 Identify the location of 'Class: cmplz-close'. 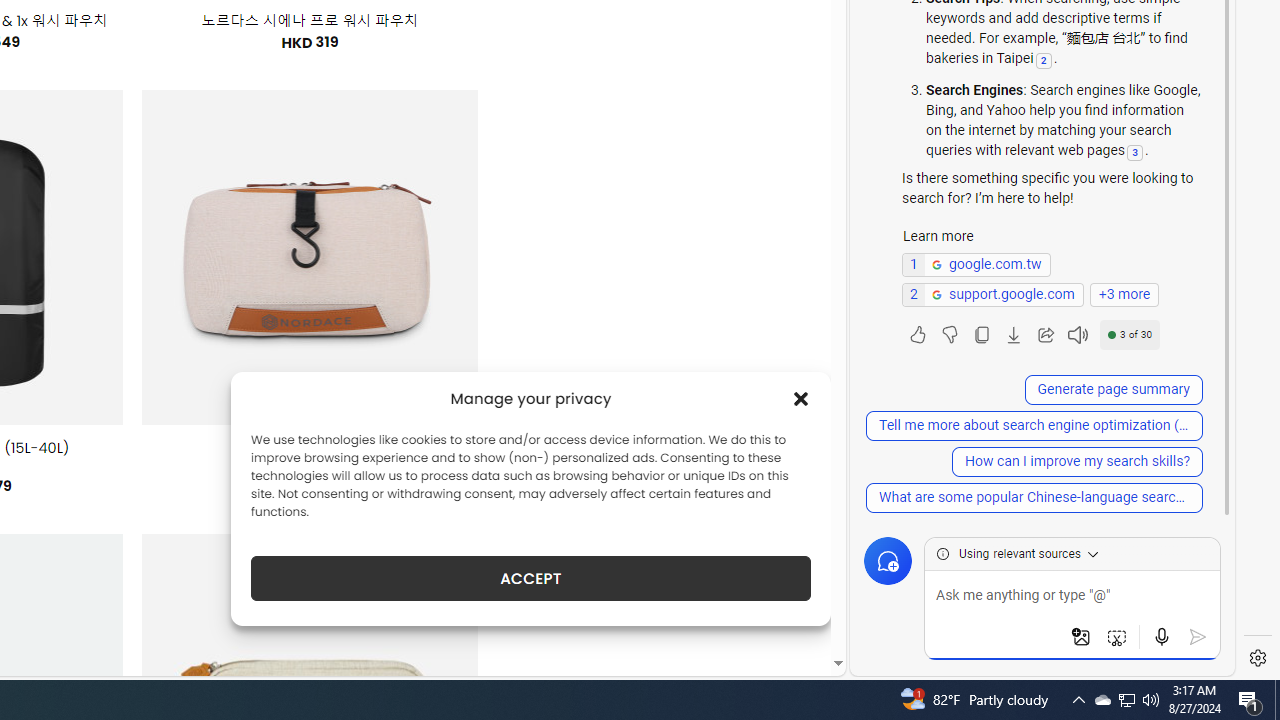
(801, 398).